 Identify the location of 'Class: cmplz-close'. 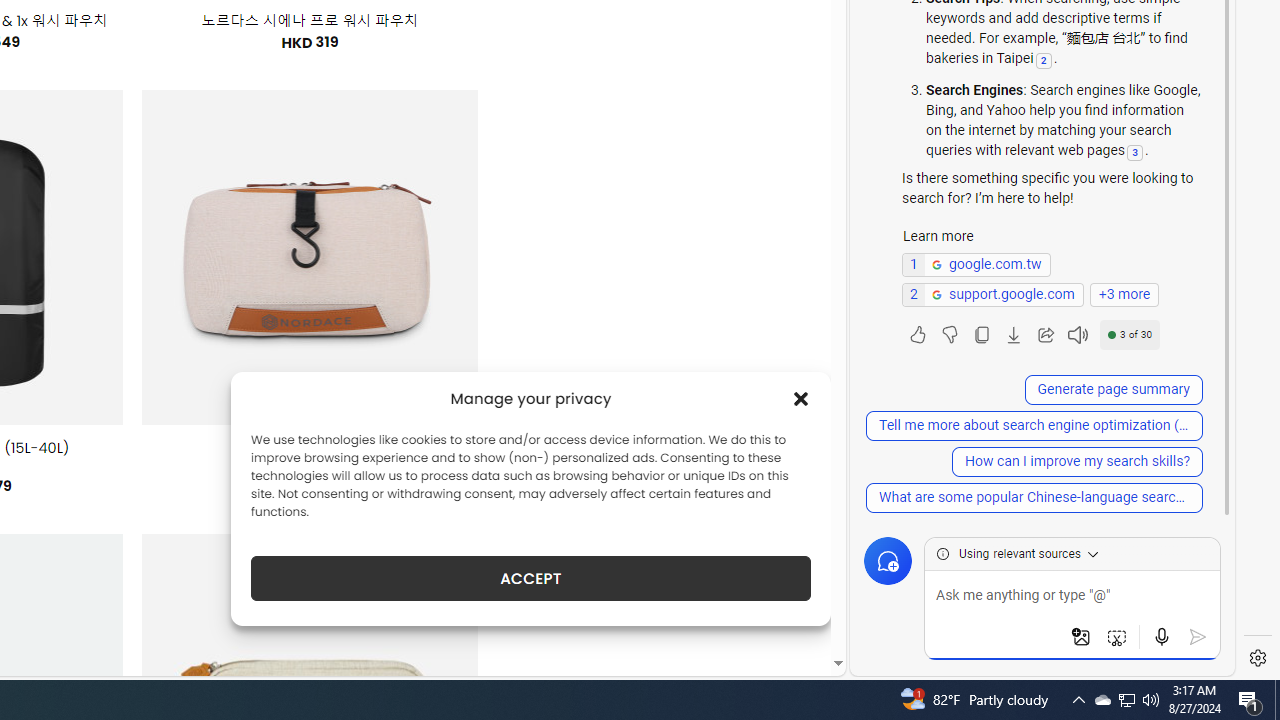
(801, 398).